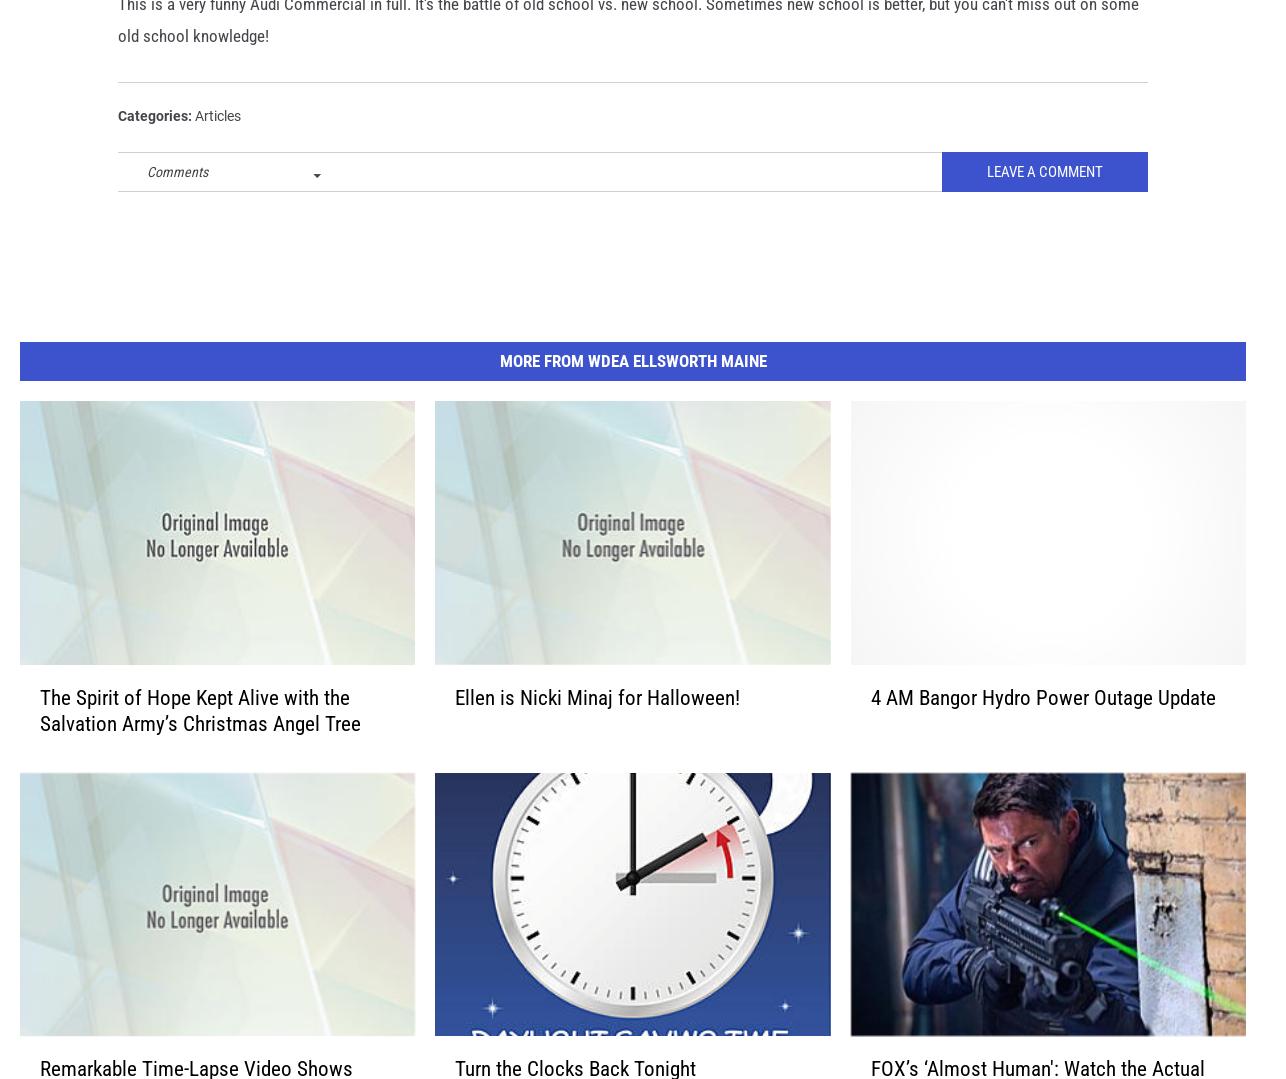  What do you see at coordinates (153, 147) in the screenshot?
I see `'Categories'` at bounding box center [153, 147].